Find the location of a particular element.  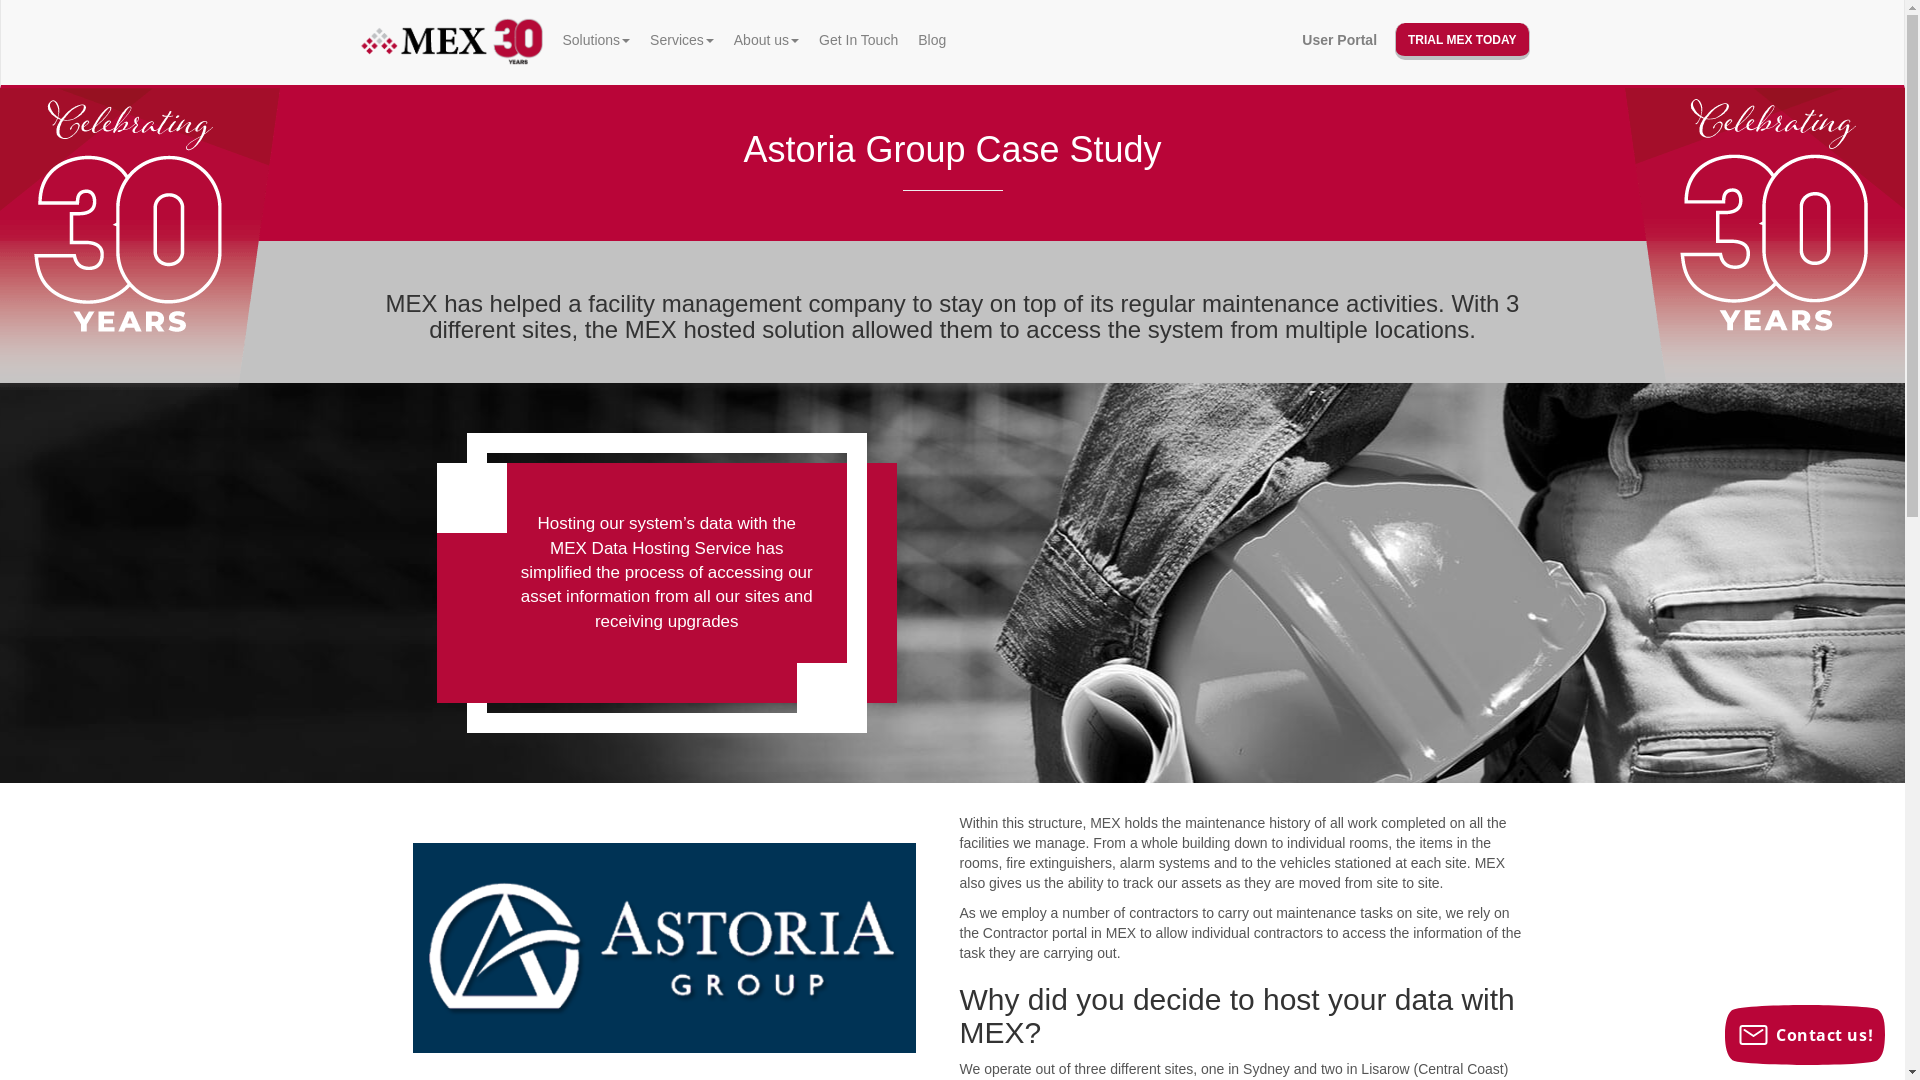

'Solutions' is located at coordinates (594, 39).